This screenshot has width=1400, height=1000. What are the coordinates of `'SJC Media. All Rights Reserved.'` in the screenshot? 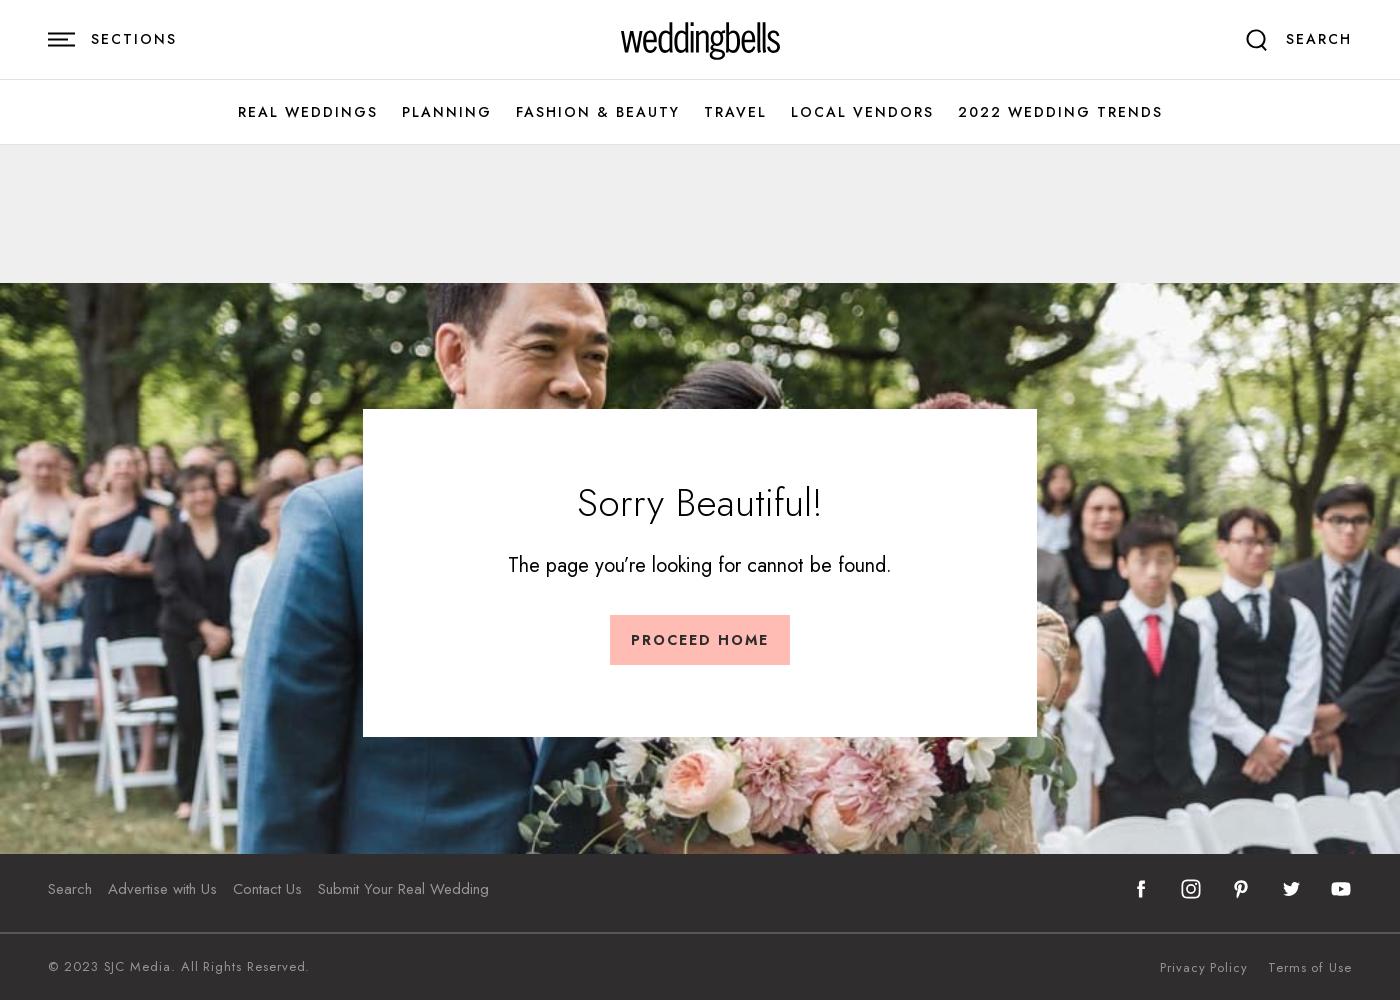 It's located at (203, 965).